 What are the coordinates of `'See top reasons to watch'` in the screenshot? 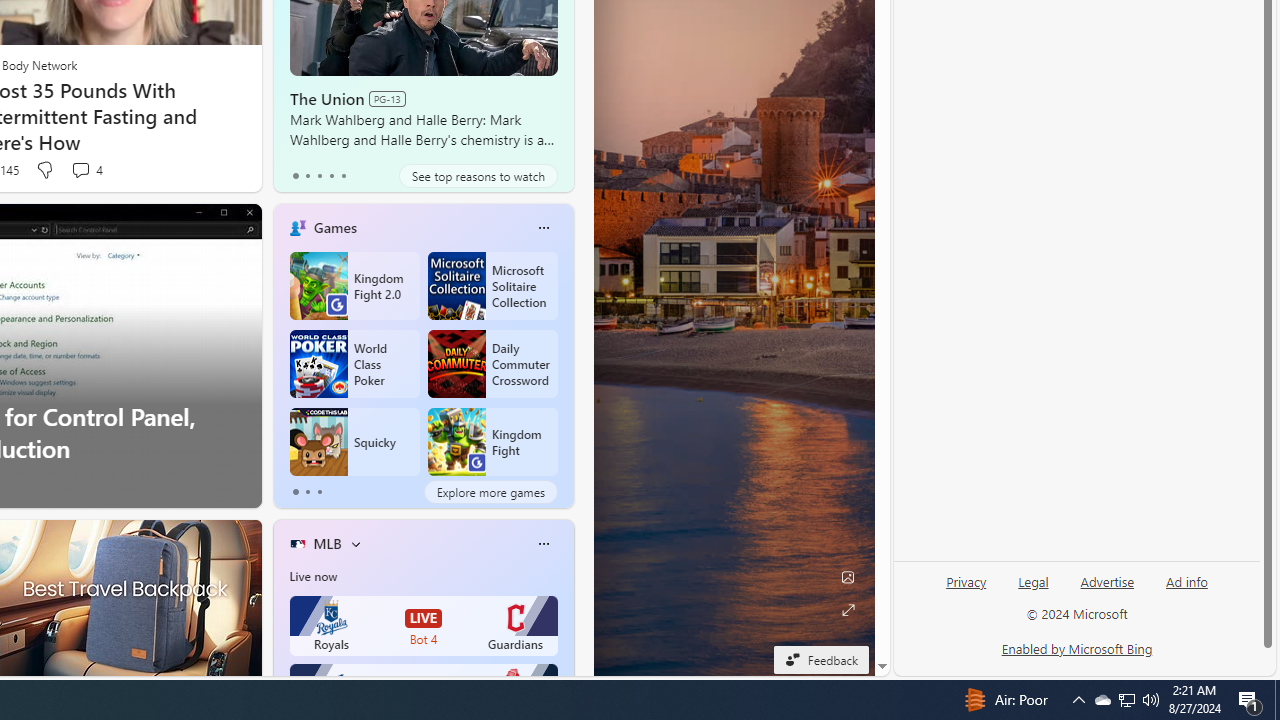 It's located at (477, 175).